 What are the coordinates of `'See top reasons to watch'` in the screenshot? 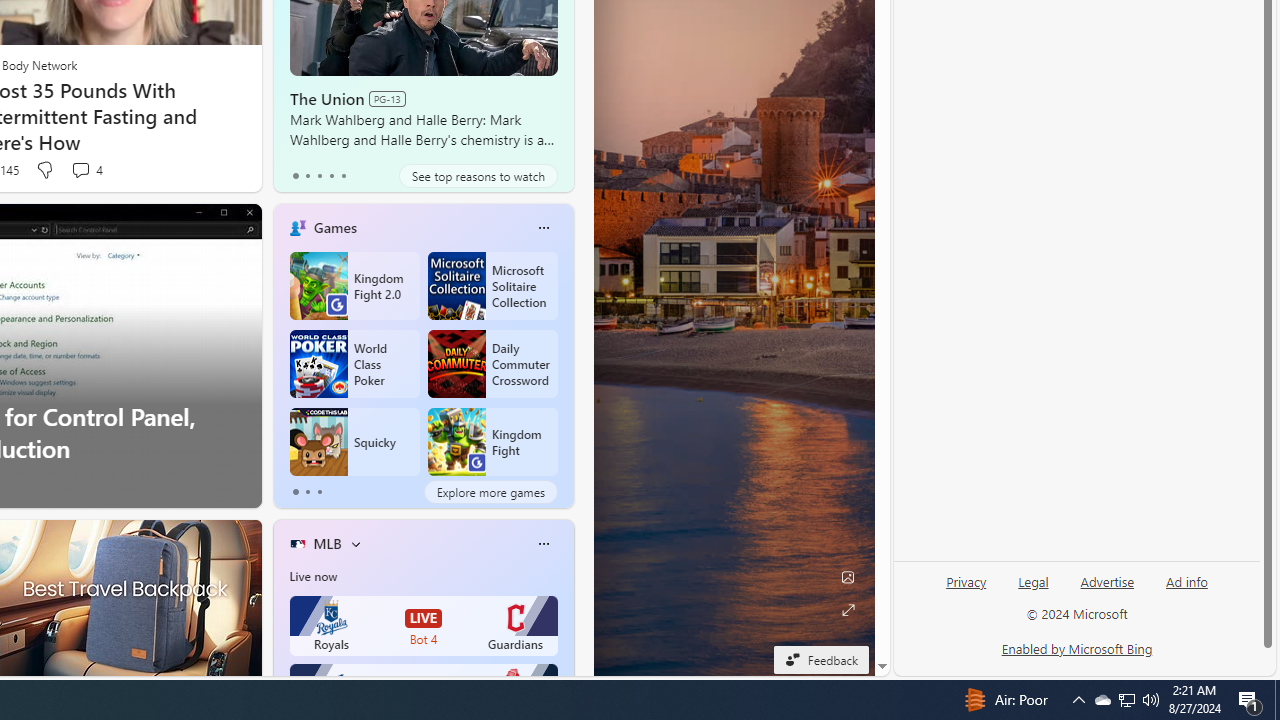 It's located at (477, 175).